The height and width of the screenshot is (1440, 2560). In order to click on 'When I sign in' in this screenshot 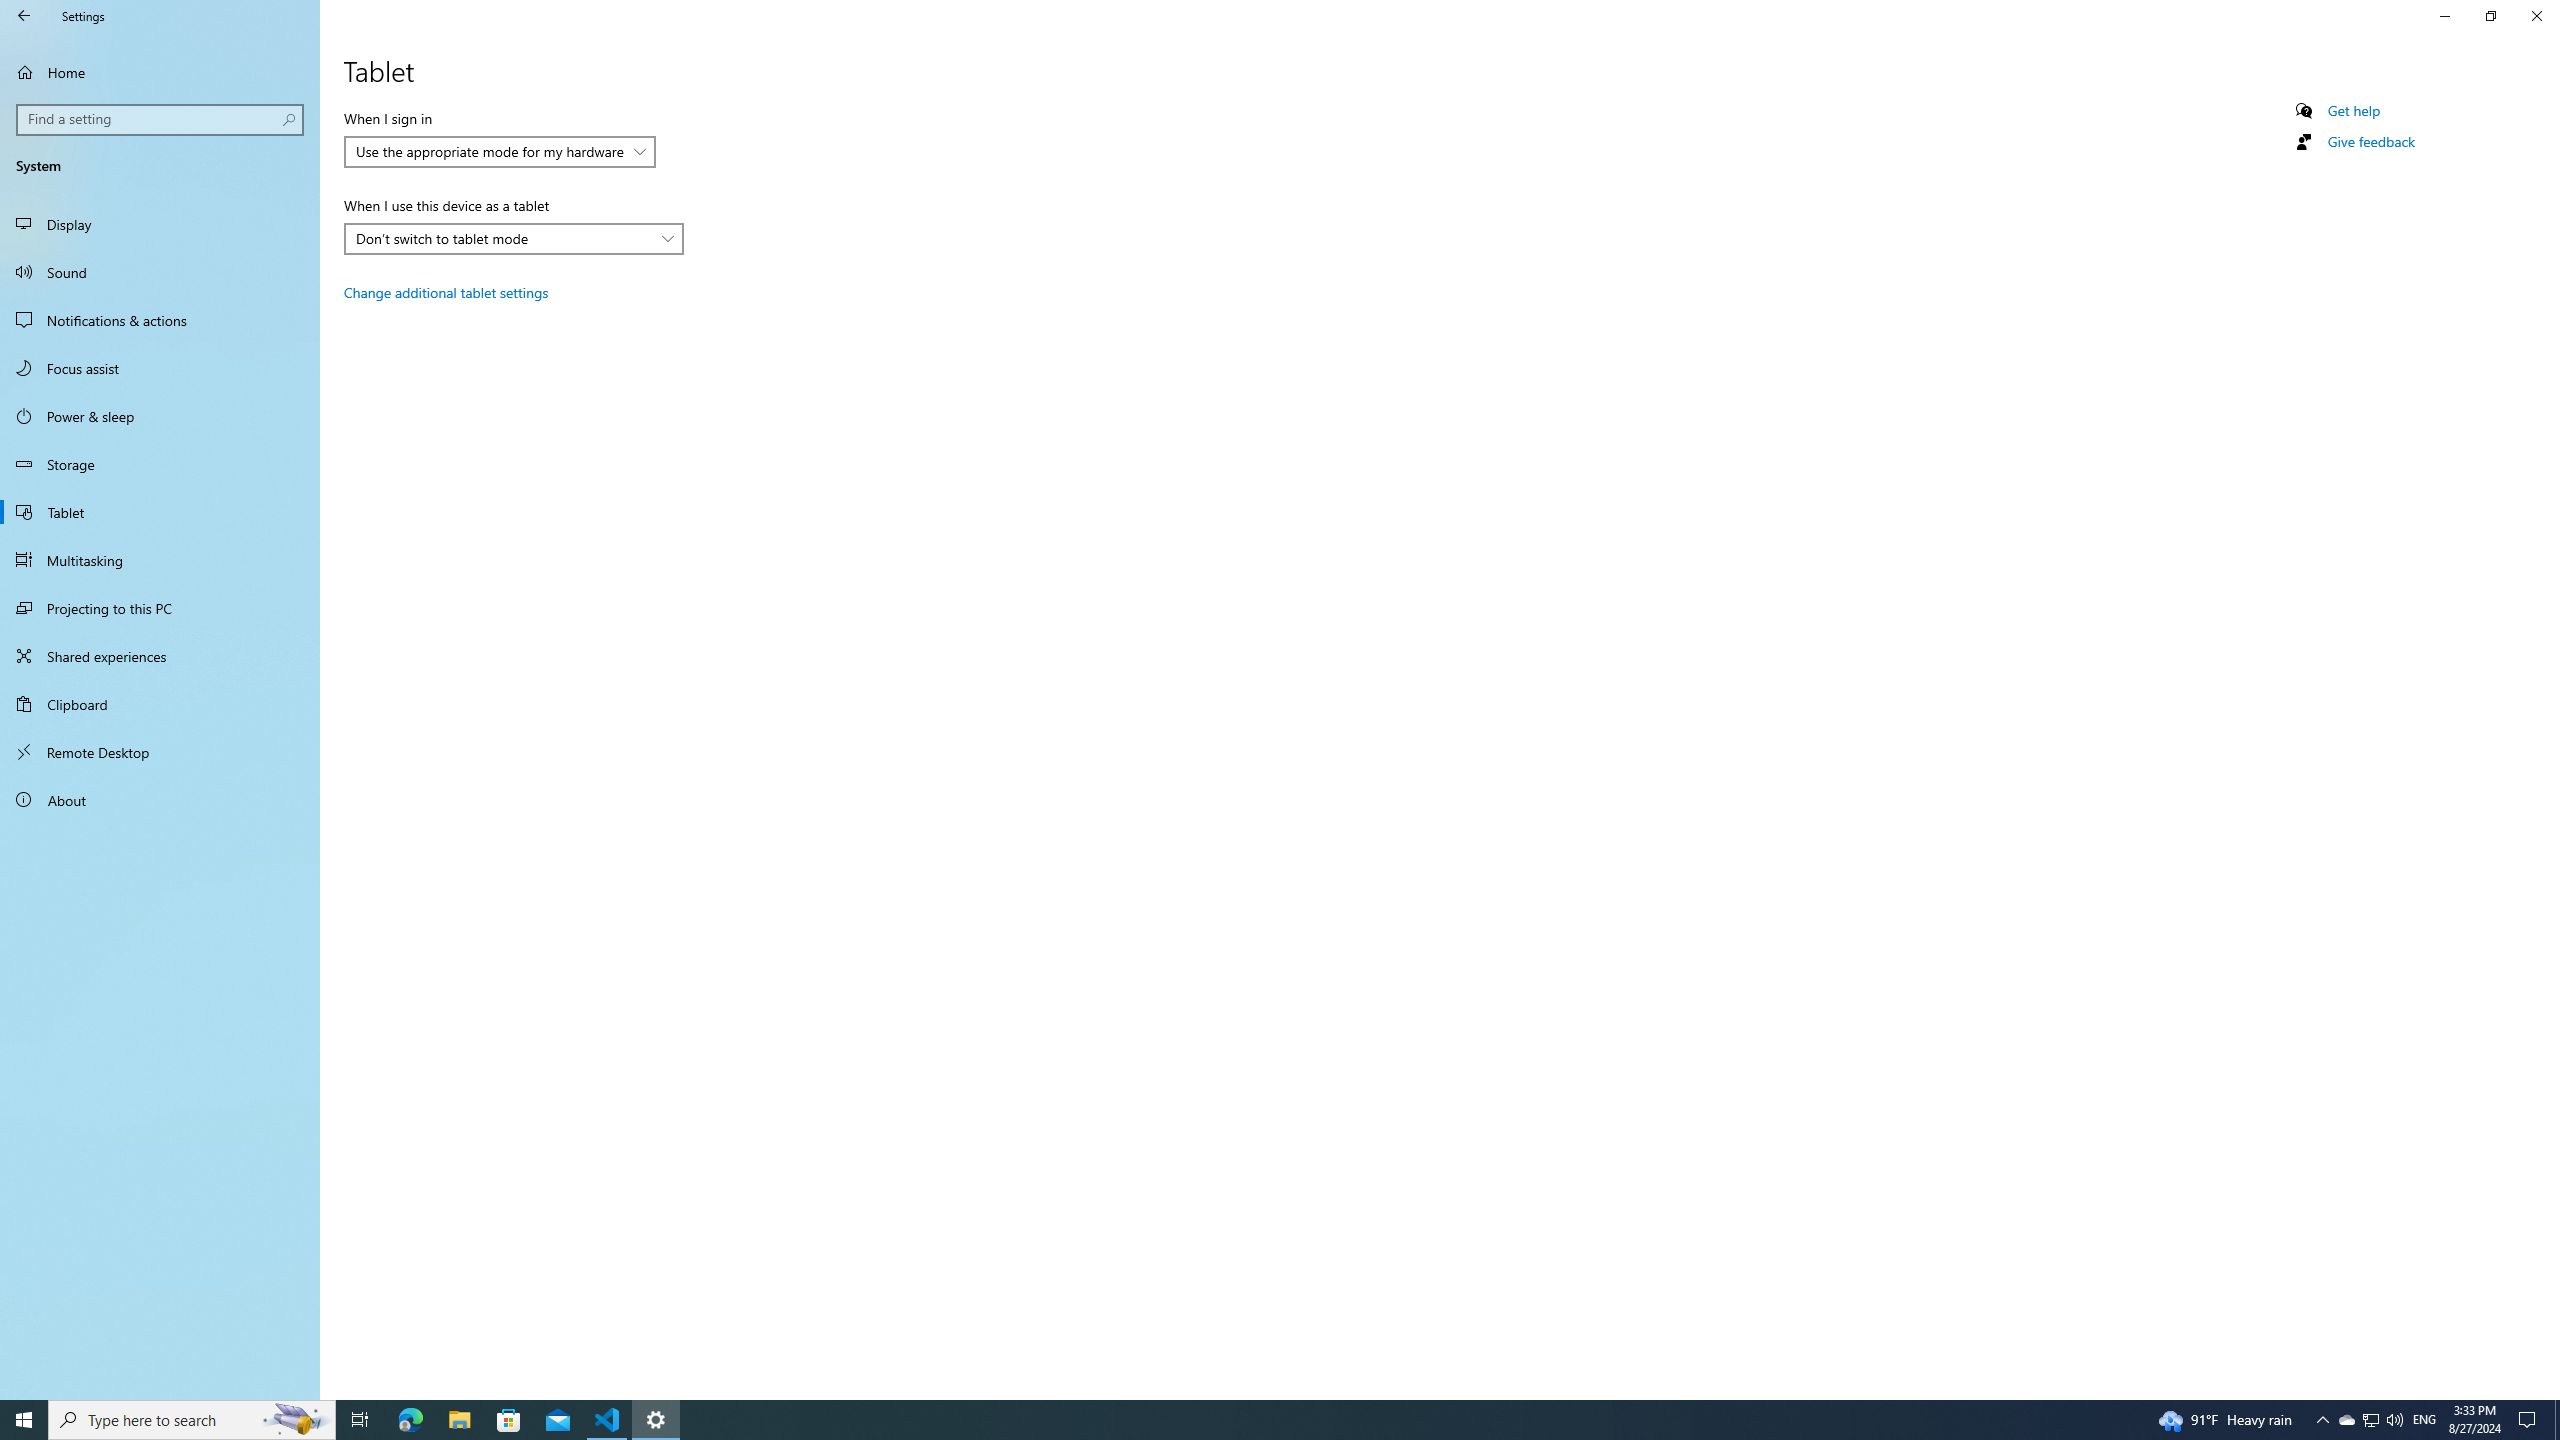, I will do `click(498, 150)`.